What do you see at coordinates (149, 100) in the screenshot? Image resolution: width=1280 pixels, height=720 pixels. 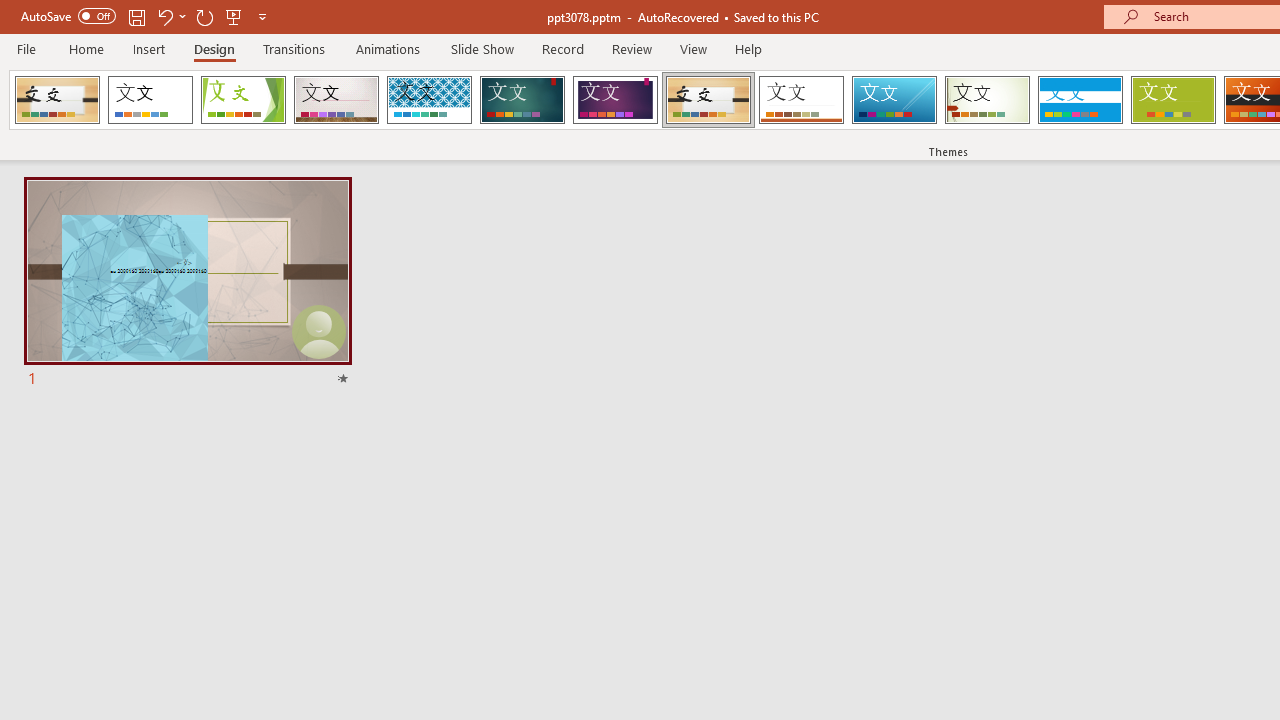 I see `'Office Theme'` at bounding box center [149, 100].